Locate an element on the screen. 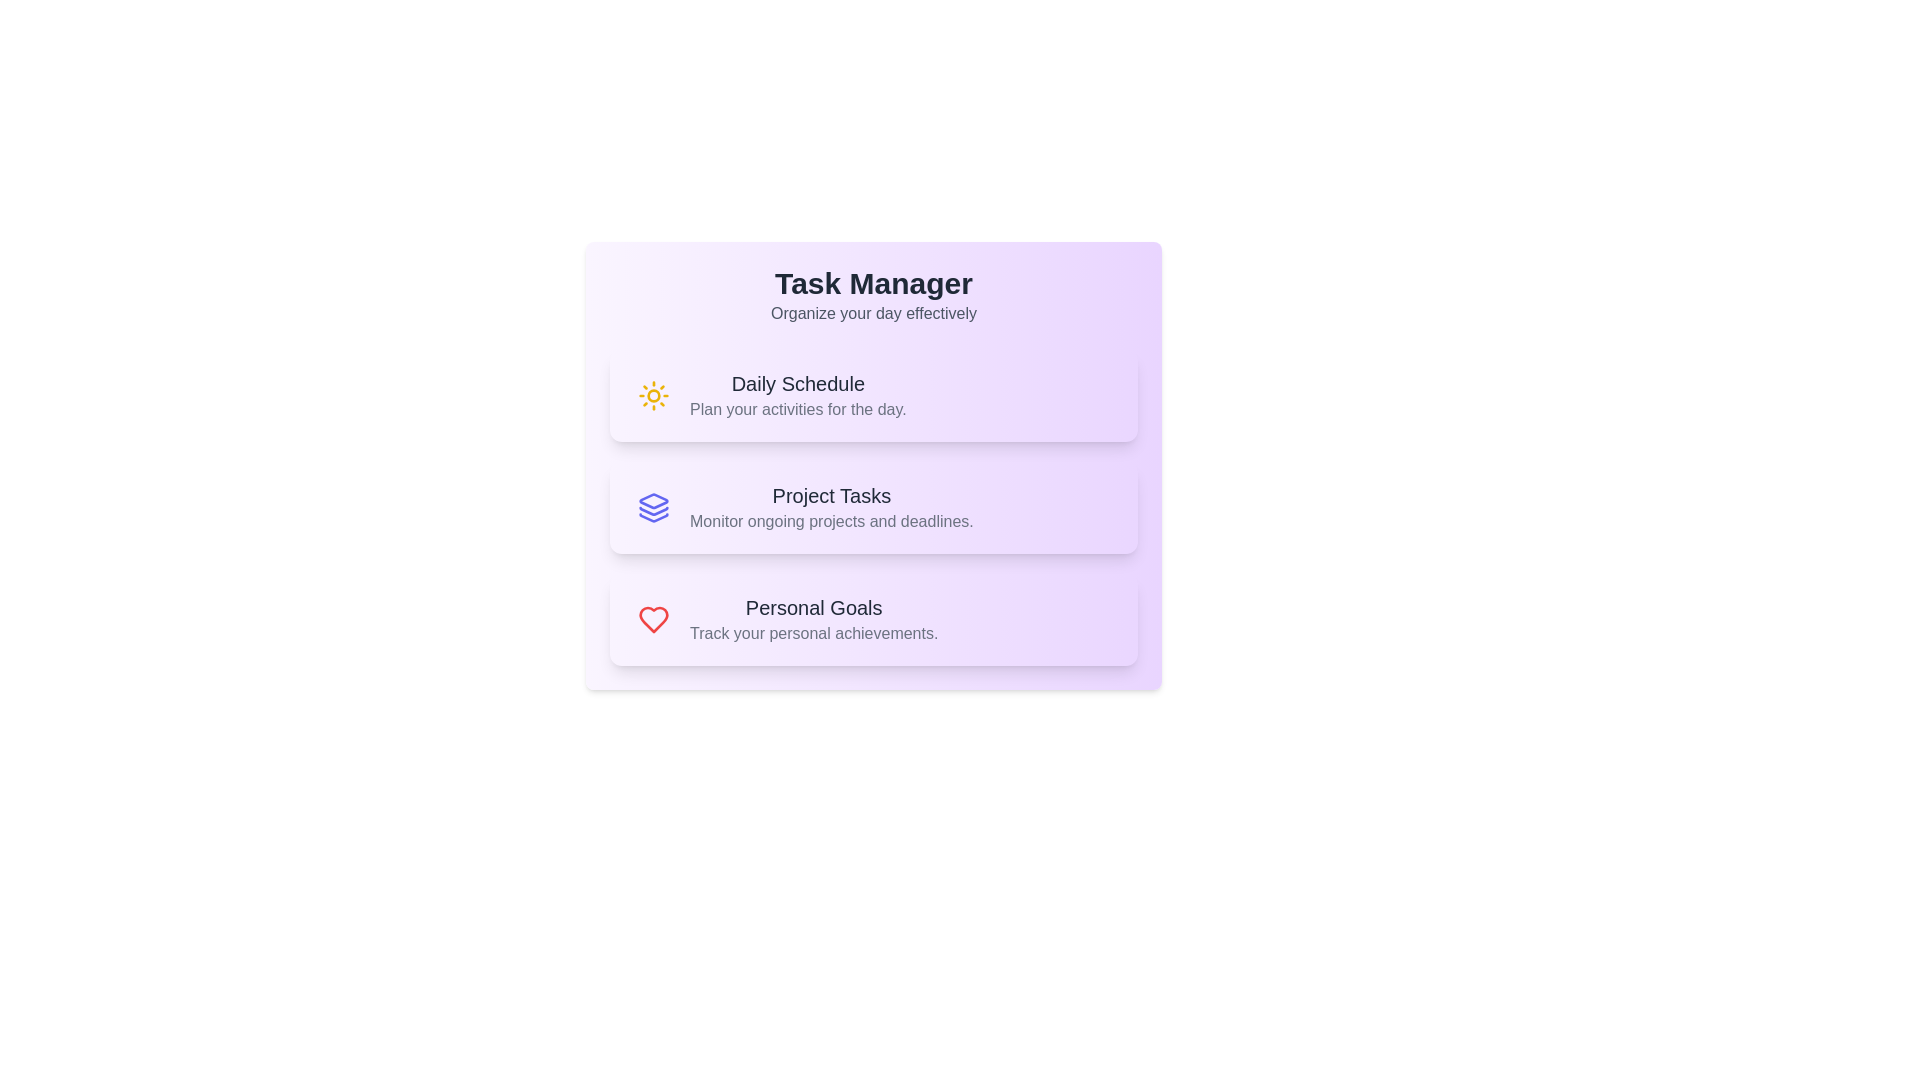 The width and height of the screenshot is (1920, 1080). the icon for Personal Goals is located at coordinates (653, 619).